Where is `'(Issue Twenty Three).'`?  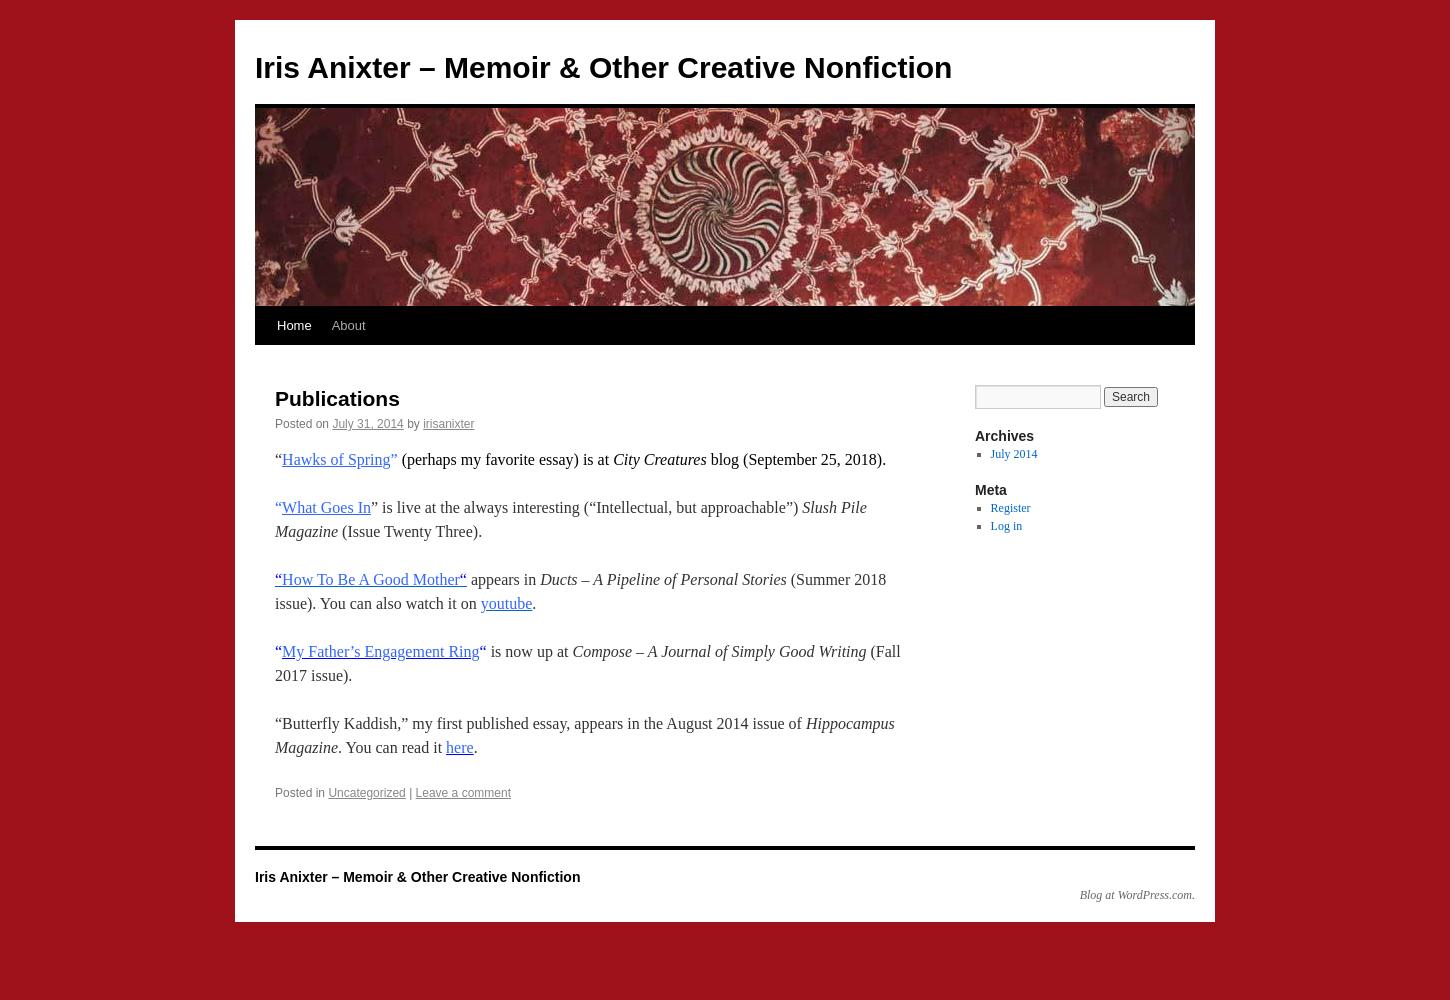 '(Issue Twenty Three).' is located at coordinates (337, 531).